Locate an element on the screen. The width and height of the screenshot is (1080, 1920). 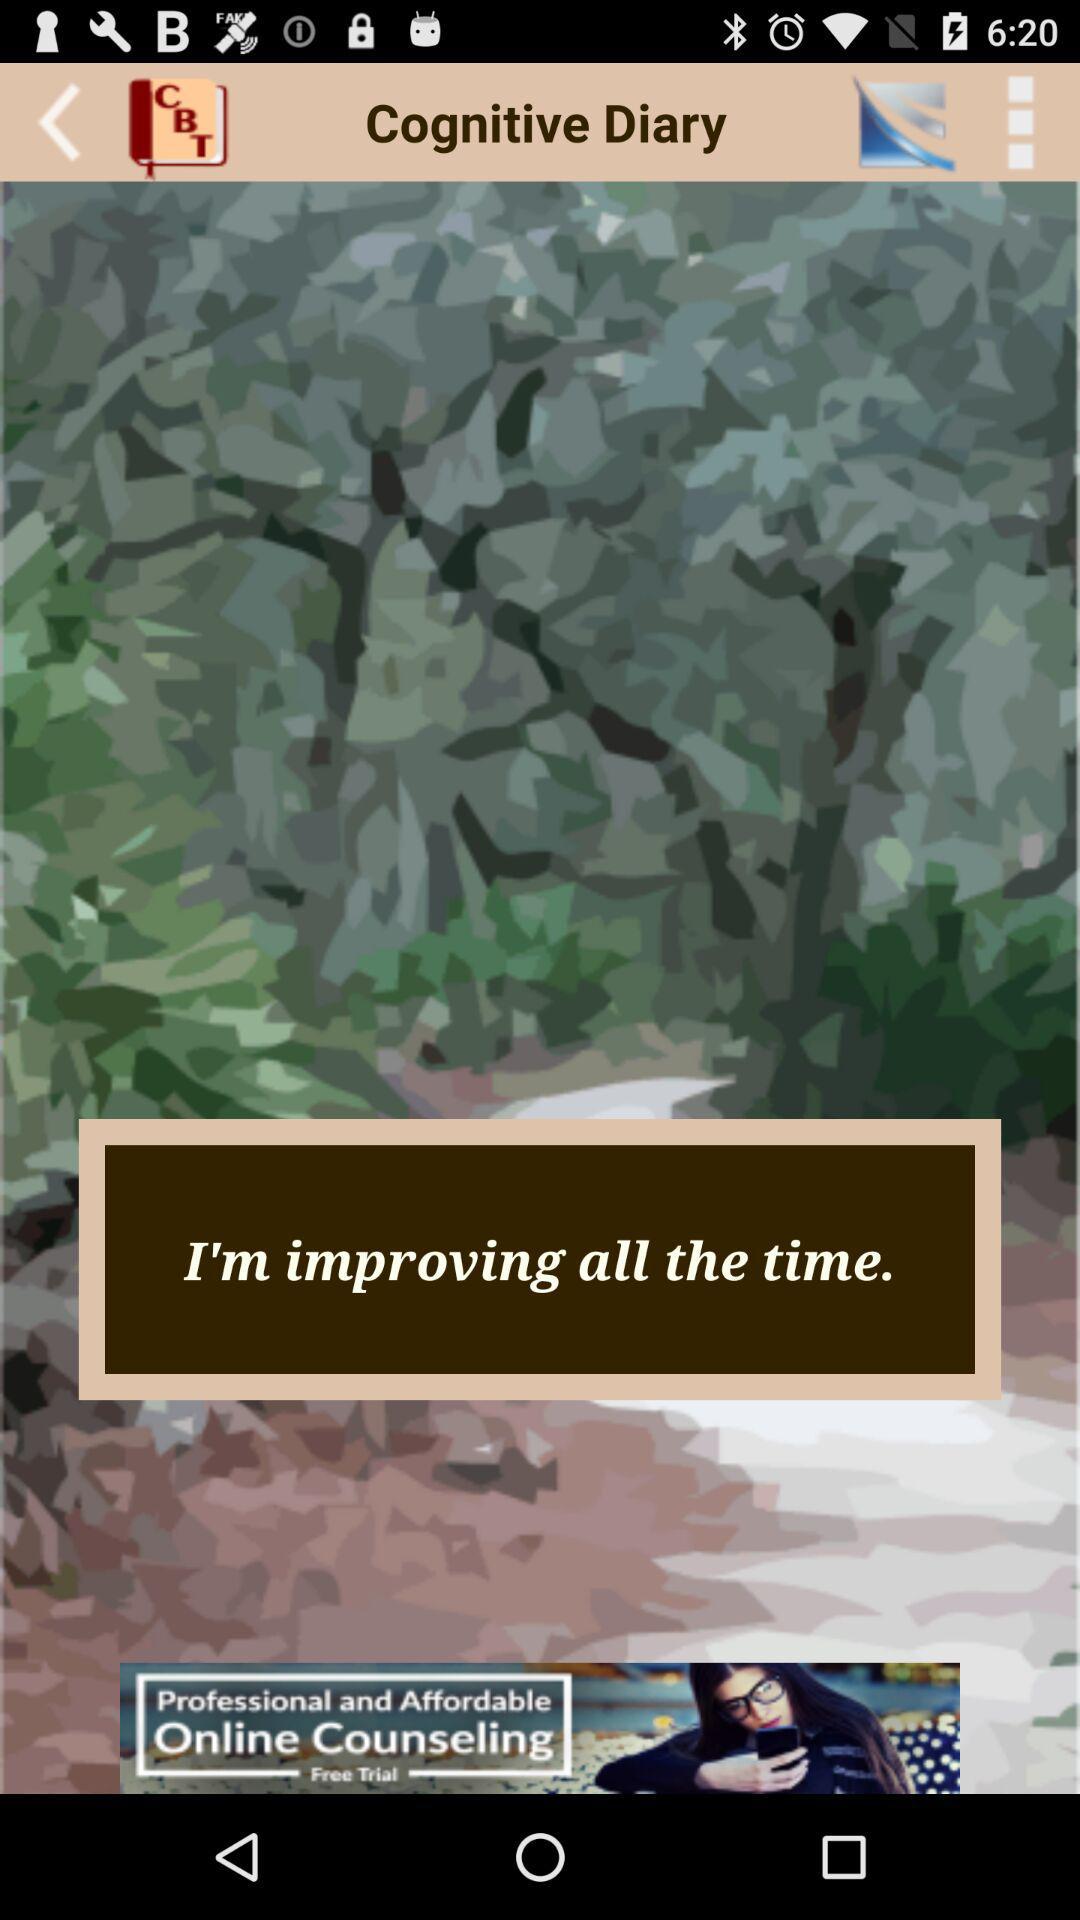
free trial is located at coordinates (540, 1727).